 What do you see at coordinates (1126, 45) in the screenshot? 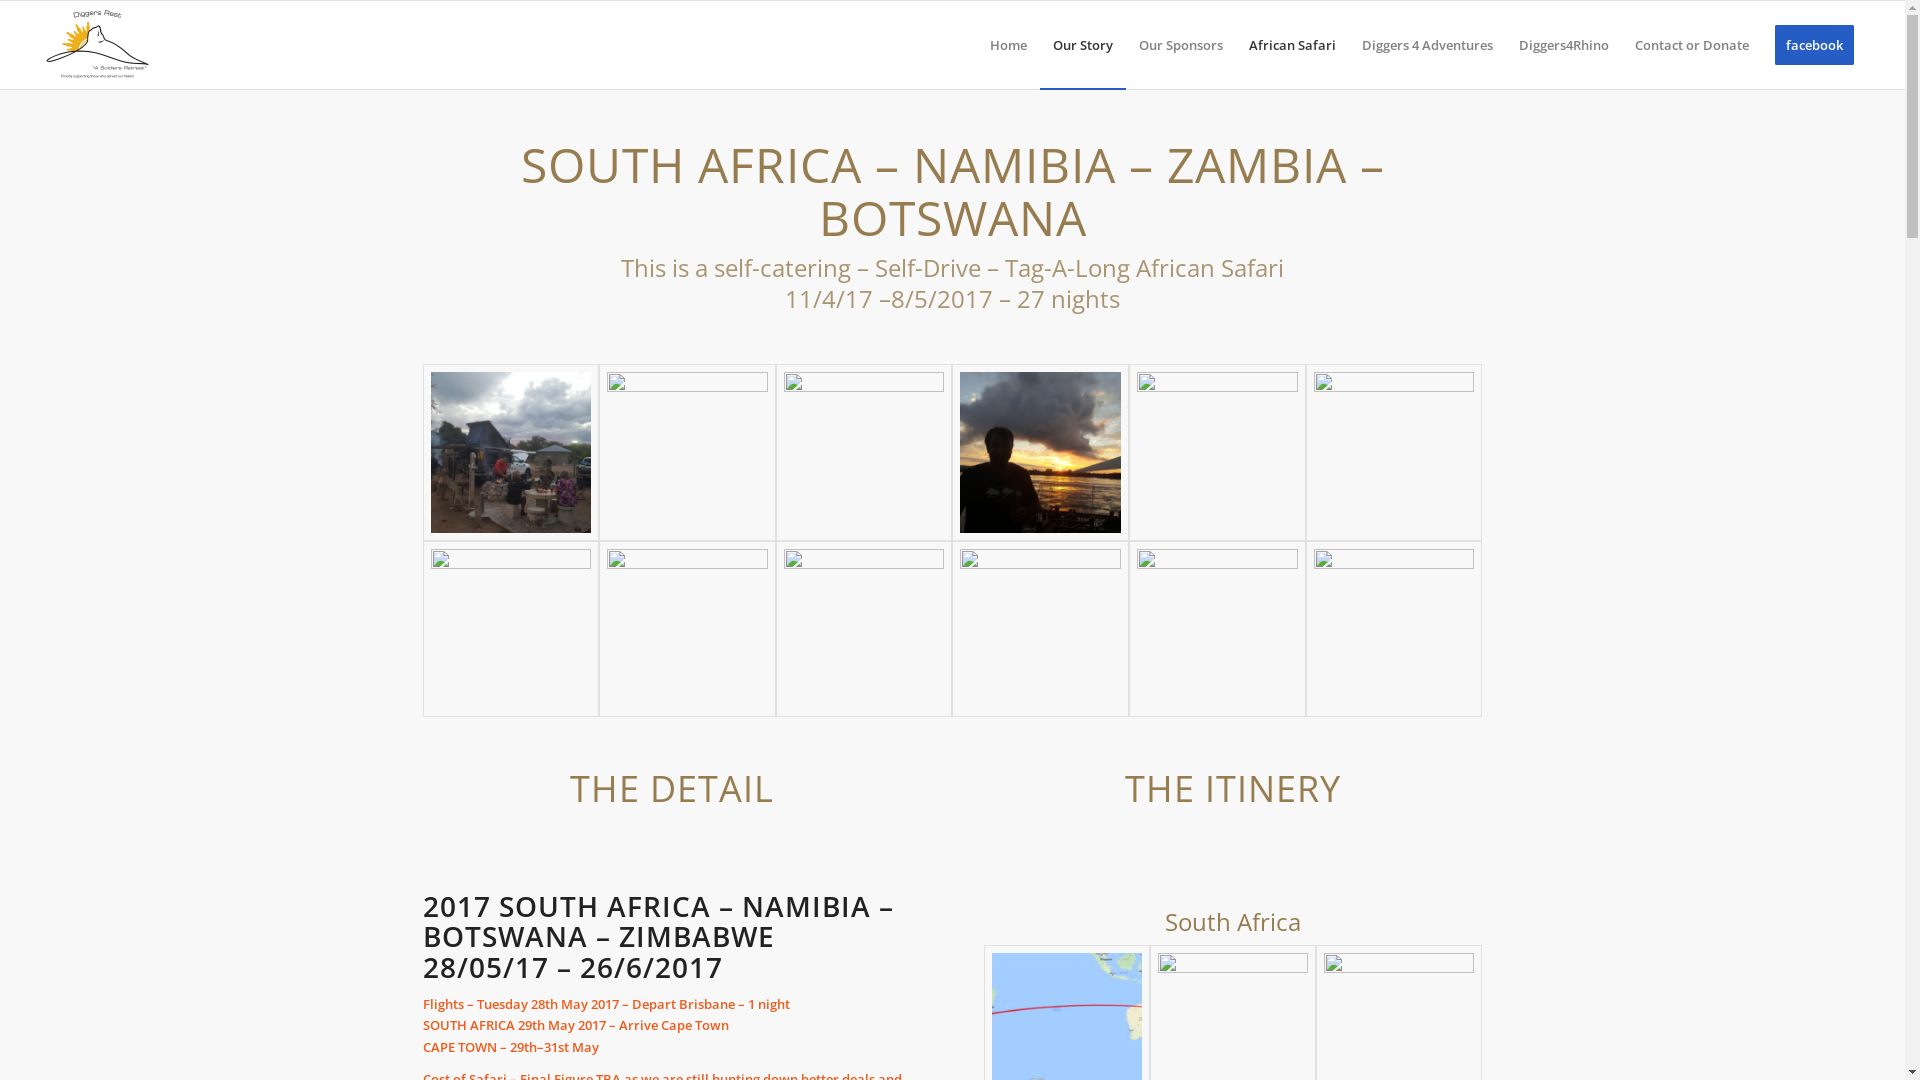
I see `'Our Sponsors'` at bounding box center [1126, 45].